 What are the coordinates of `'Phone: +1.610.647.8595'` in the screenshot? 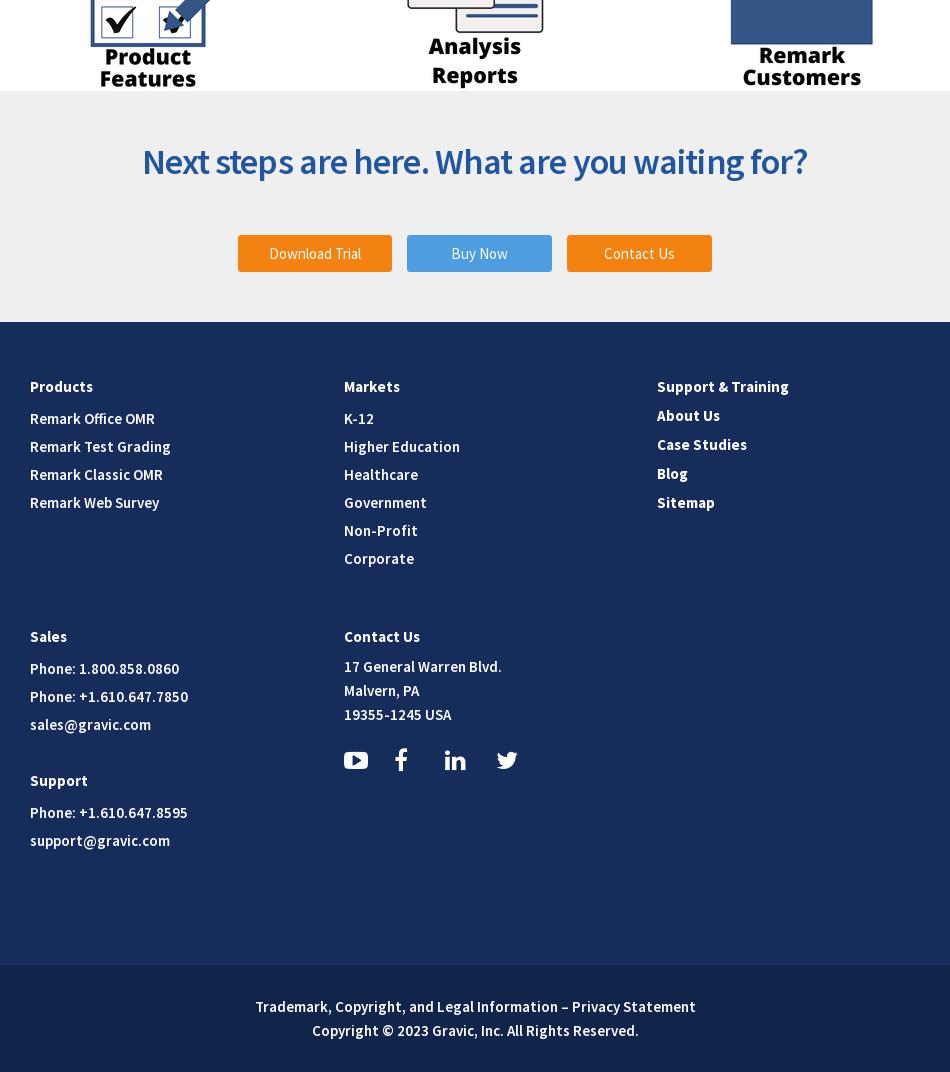 It's located at (108, 810).